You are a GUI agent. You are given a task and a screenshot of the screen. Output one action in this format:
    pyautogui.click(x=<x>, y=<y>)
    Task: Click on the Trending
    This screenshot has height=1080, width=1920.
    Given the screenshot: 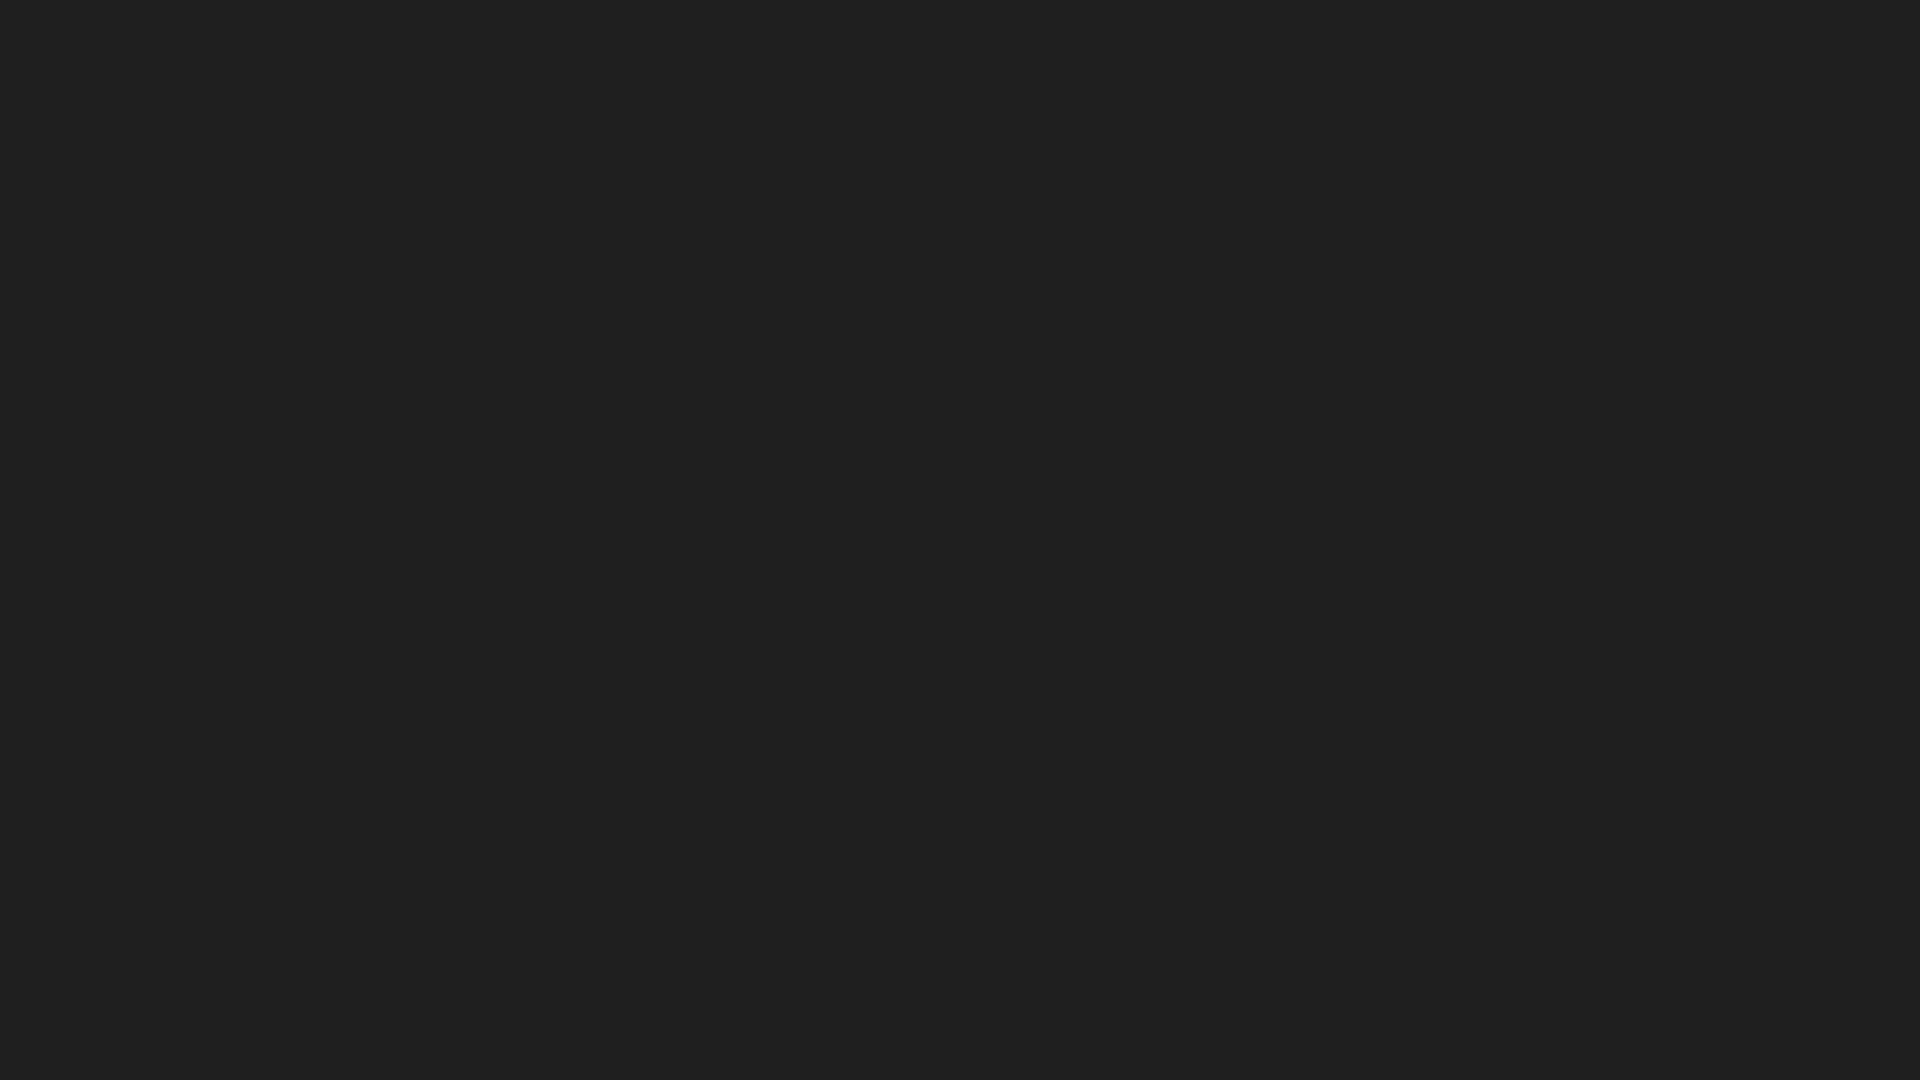 What is the action you would take?
    pyautogui.click(x=510, y=433)
    